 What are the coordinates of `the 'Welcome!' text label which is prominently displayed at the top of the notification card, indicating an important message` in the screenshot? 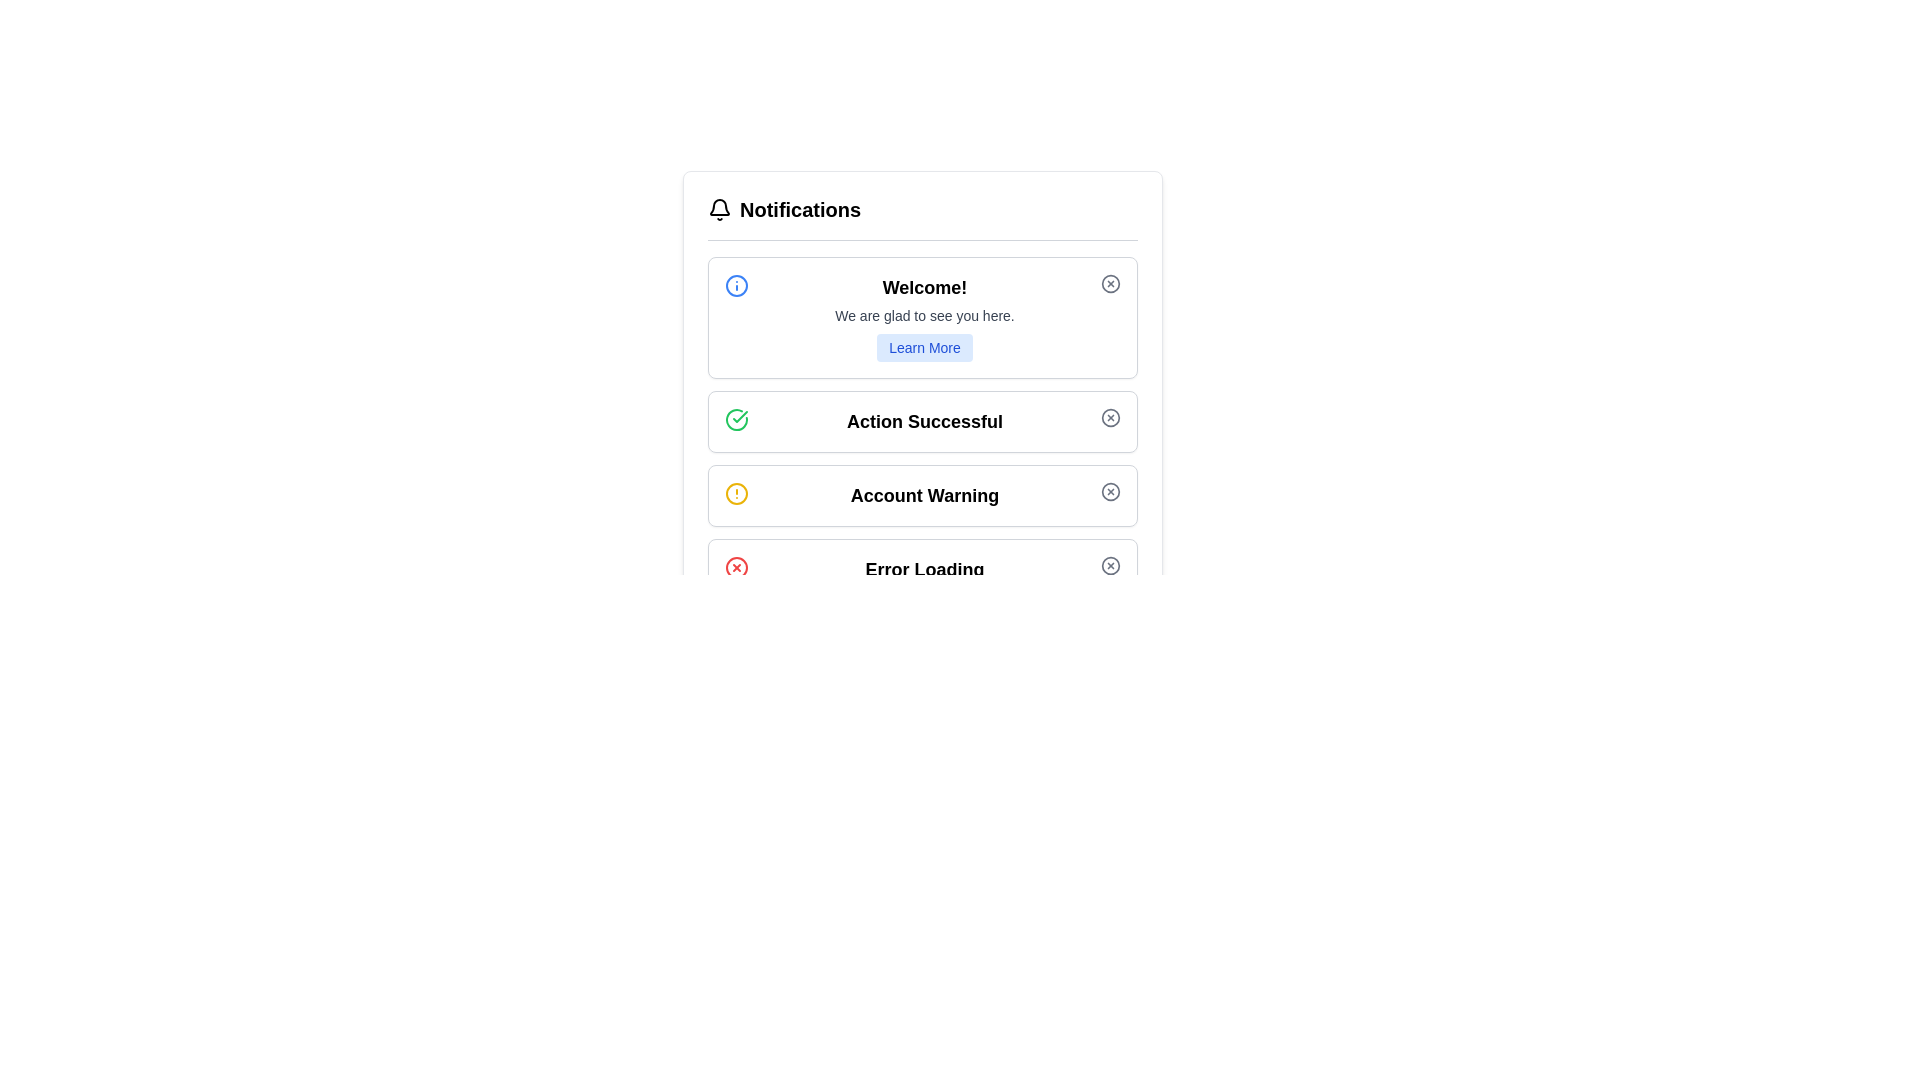 It's located at (924, 288).